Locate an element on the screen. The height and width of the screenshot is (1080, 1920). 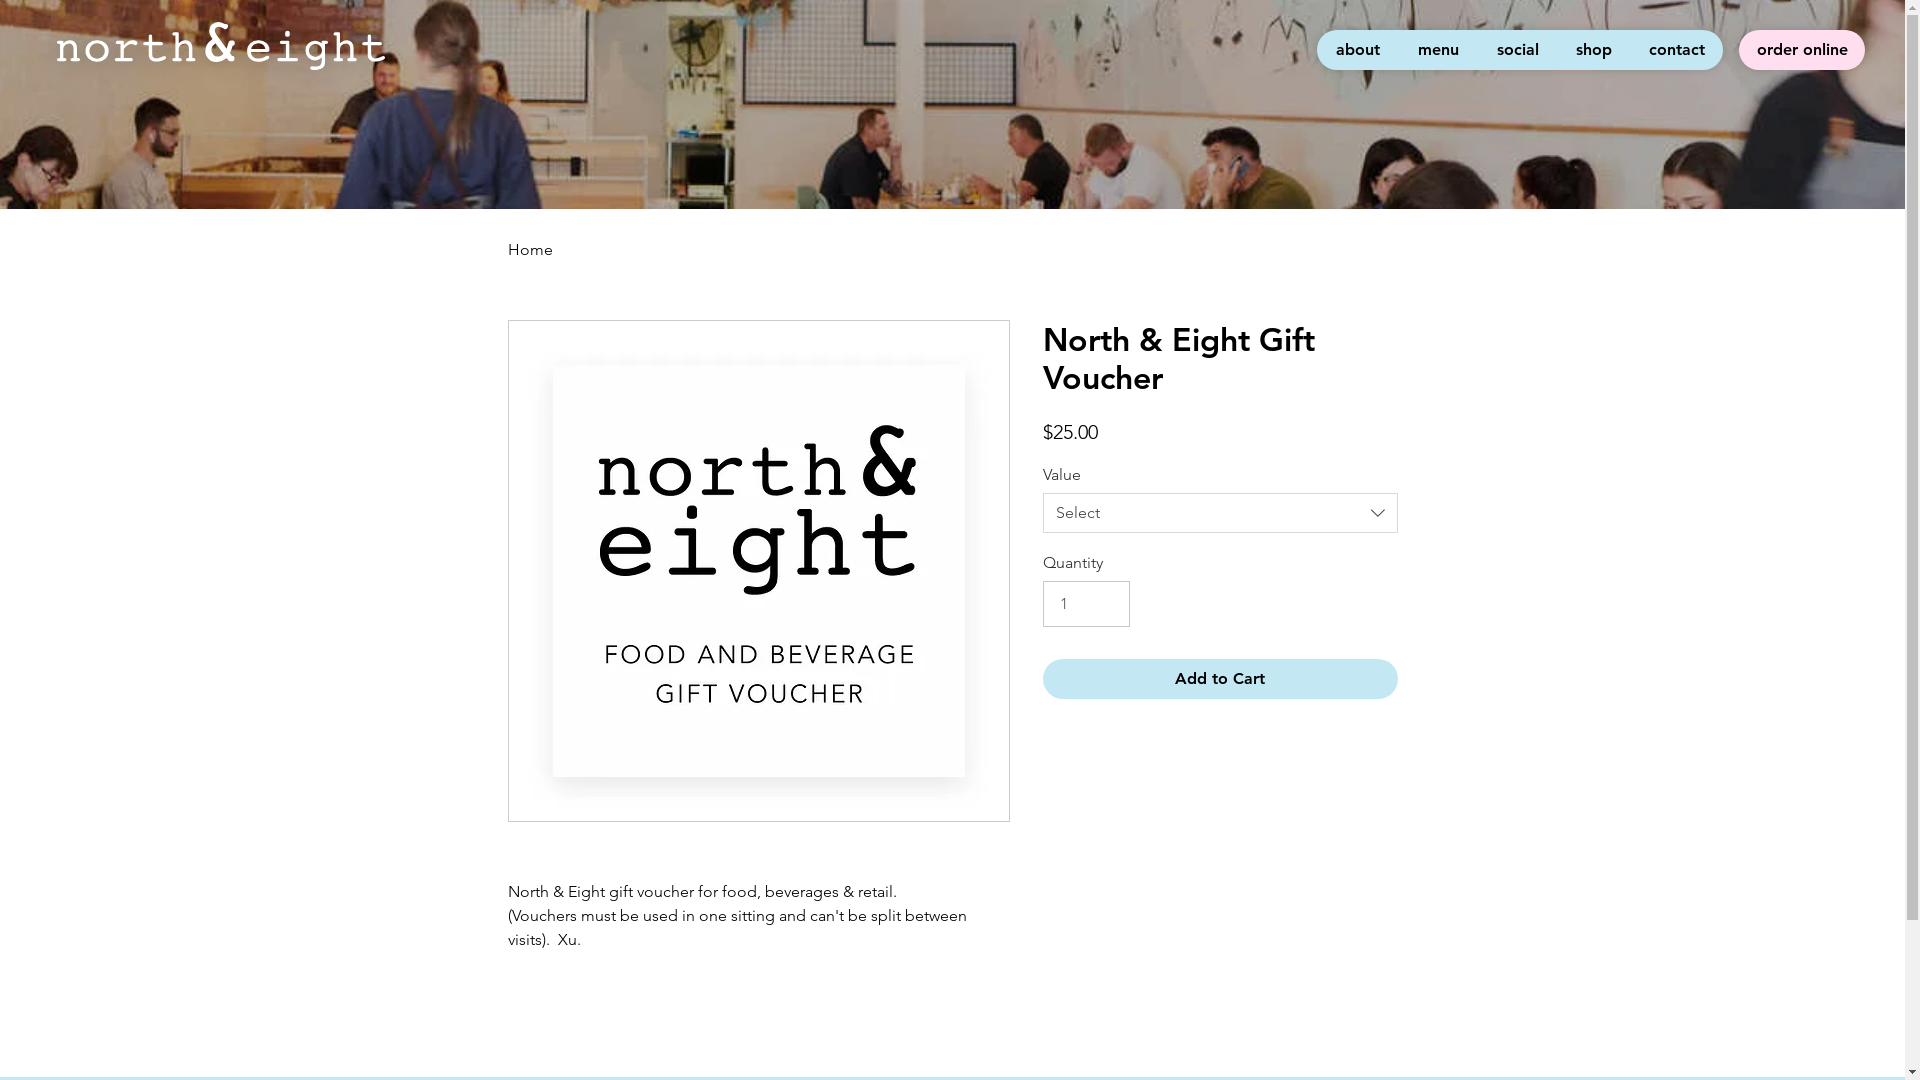
'Home' is located at coordinates (530, 248).